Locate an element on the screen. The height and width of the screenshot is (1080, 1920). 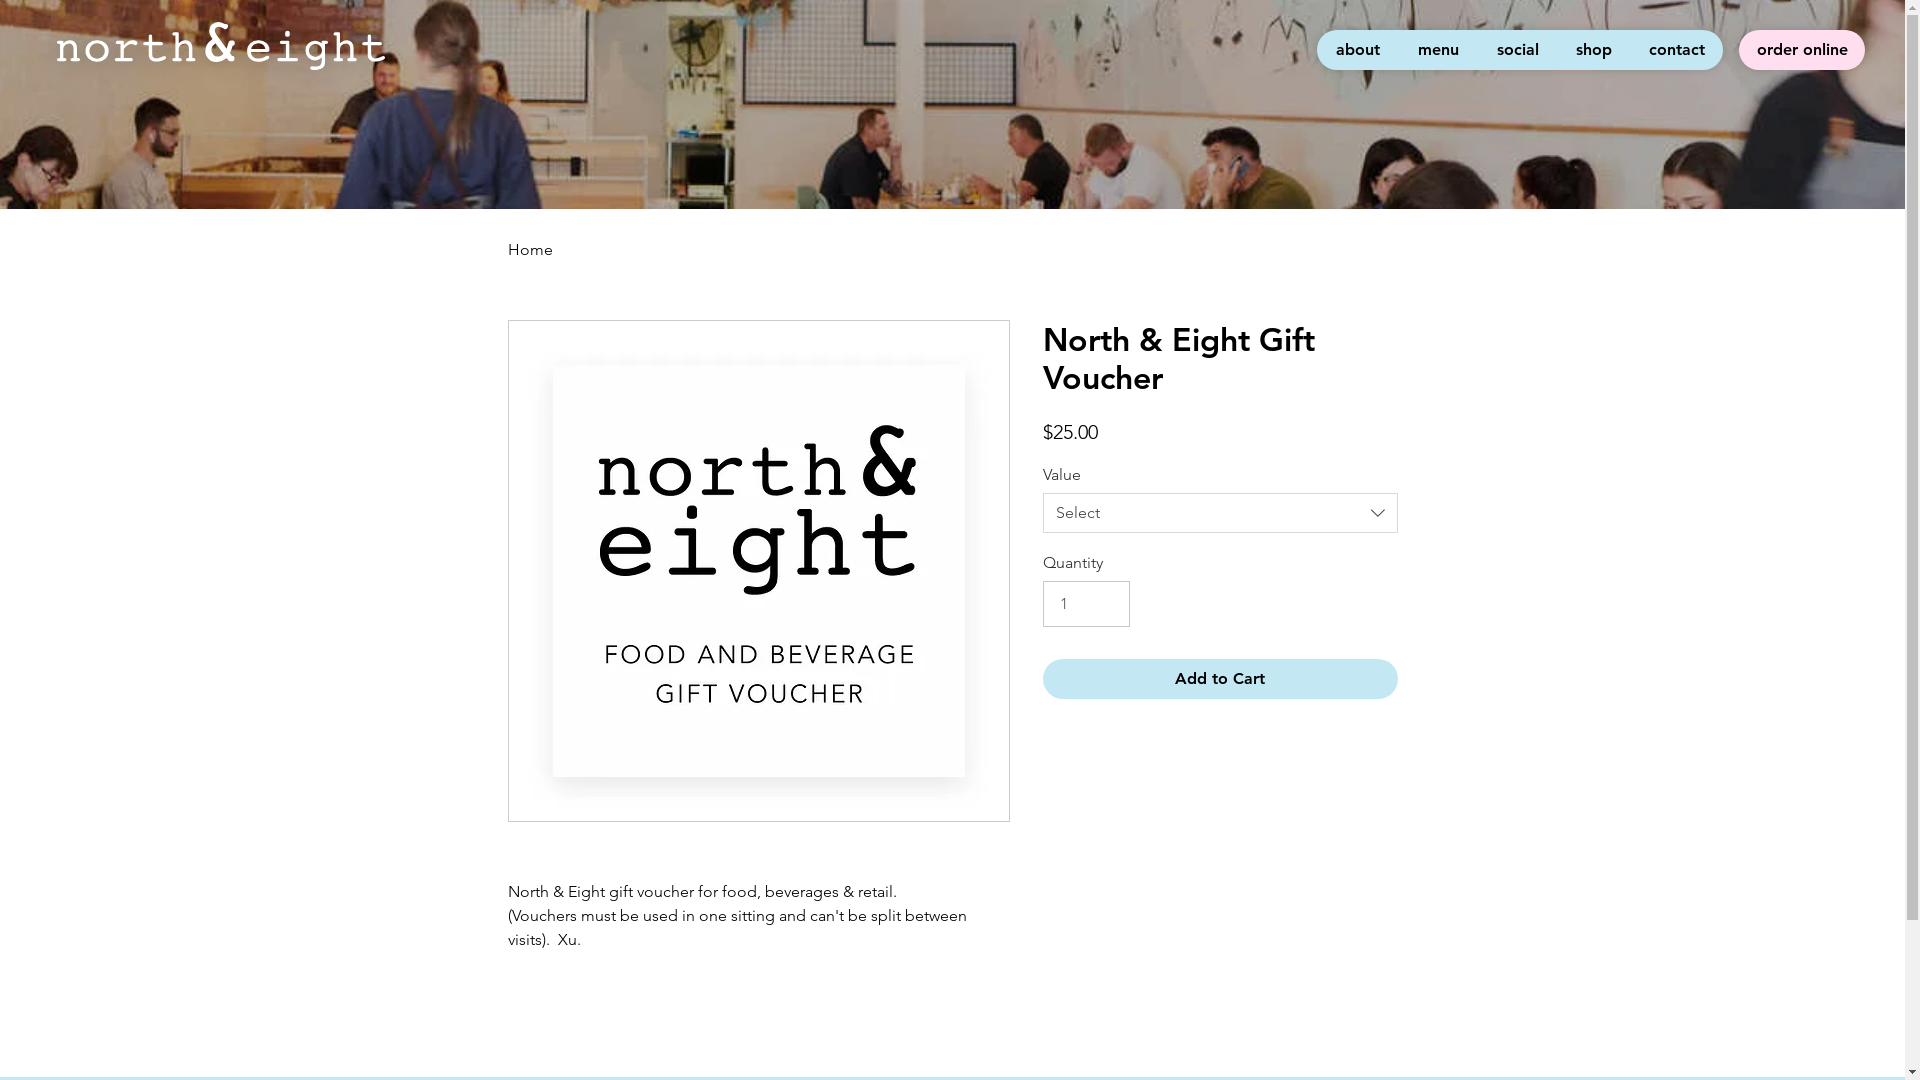
'Home' is located at coordinates (530, 248).